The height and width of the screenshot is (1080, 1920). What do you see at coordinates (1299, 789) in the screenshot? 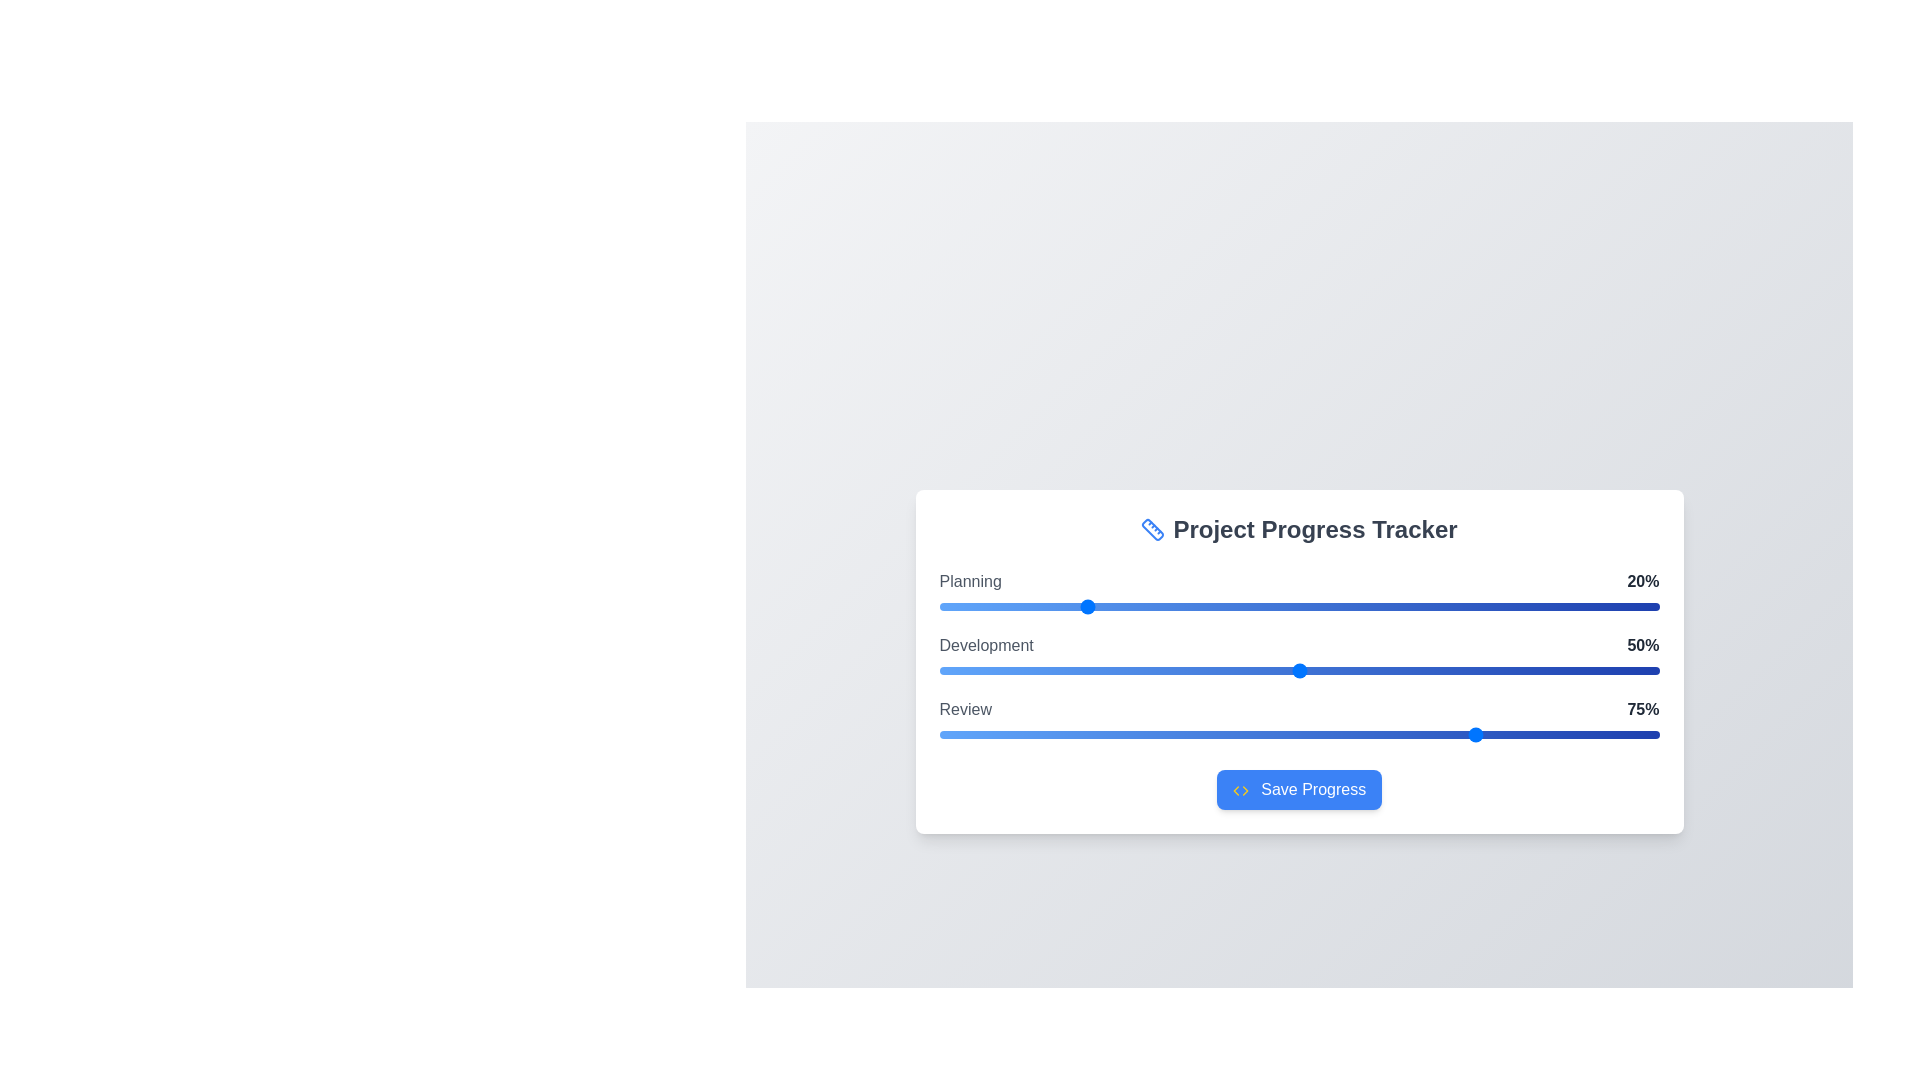
I see `the 'Save Progress' button to save the changes` at bounding box center [1299, 789].